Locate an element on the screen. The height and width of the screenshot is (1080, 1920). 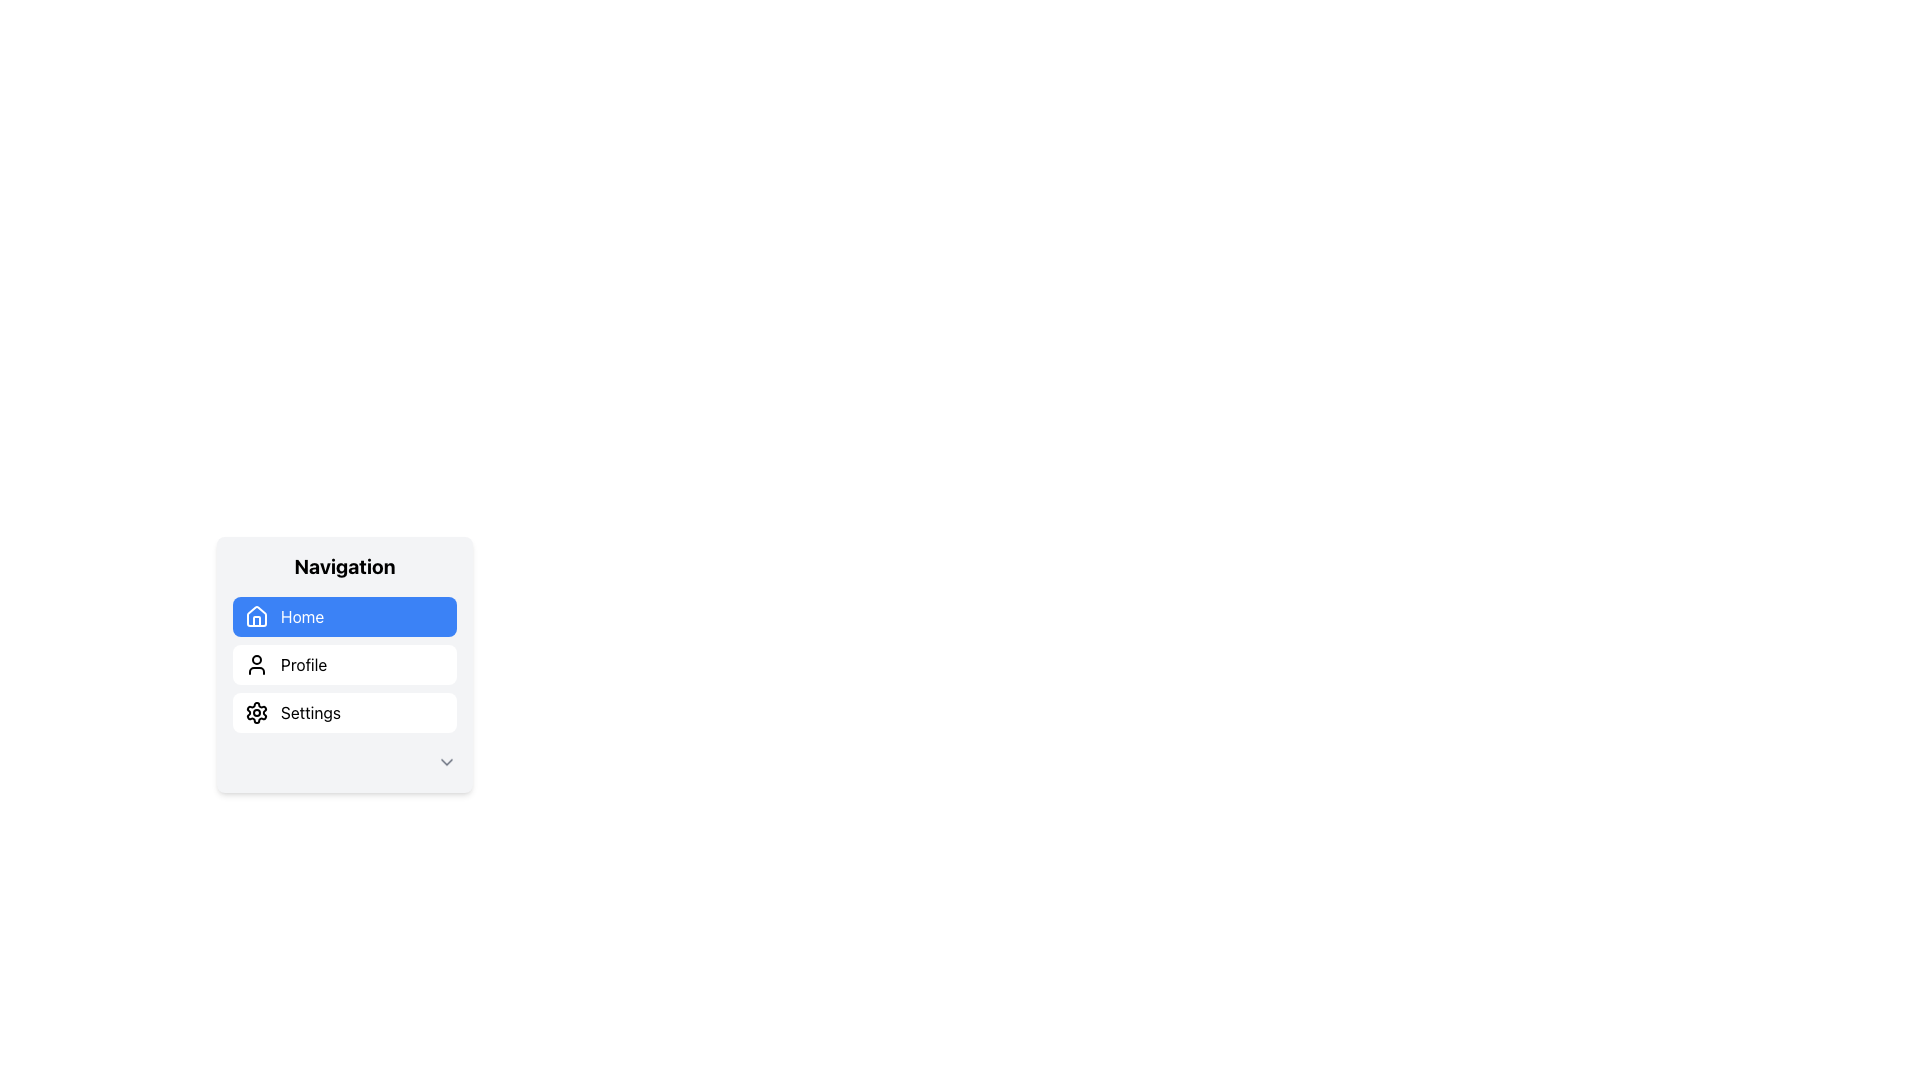
the 'Home' text label in the navigation menu, which is styled in white on a rounded blue background and indicates active selection is located at coordinates (301, 616).